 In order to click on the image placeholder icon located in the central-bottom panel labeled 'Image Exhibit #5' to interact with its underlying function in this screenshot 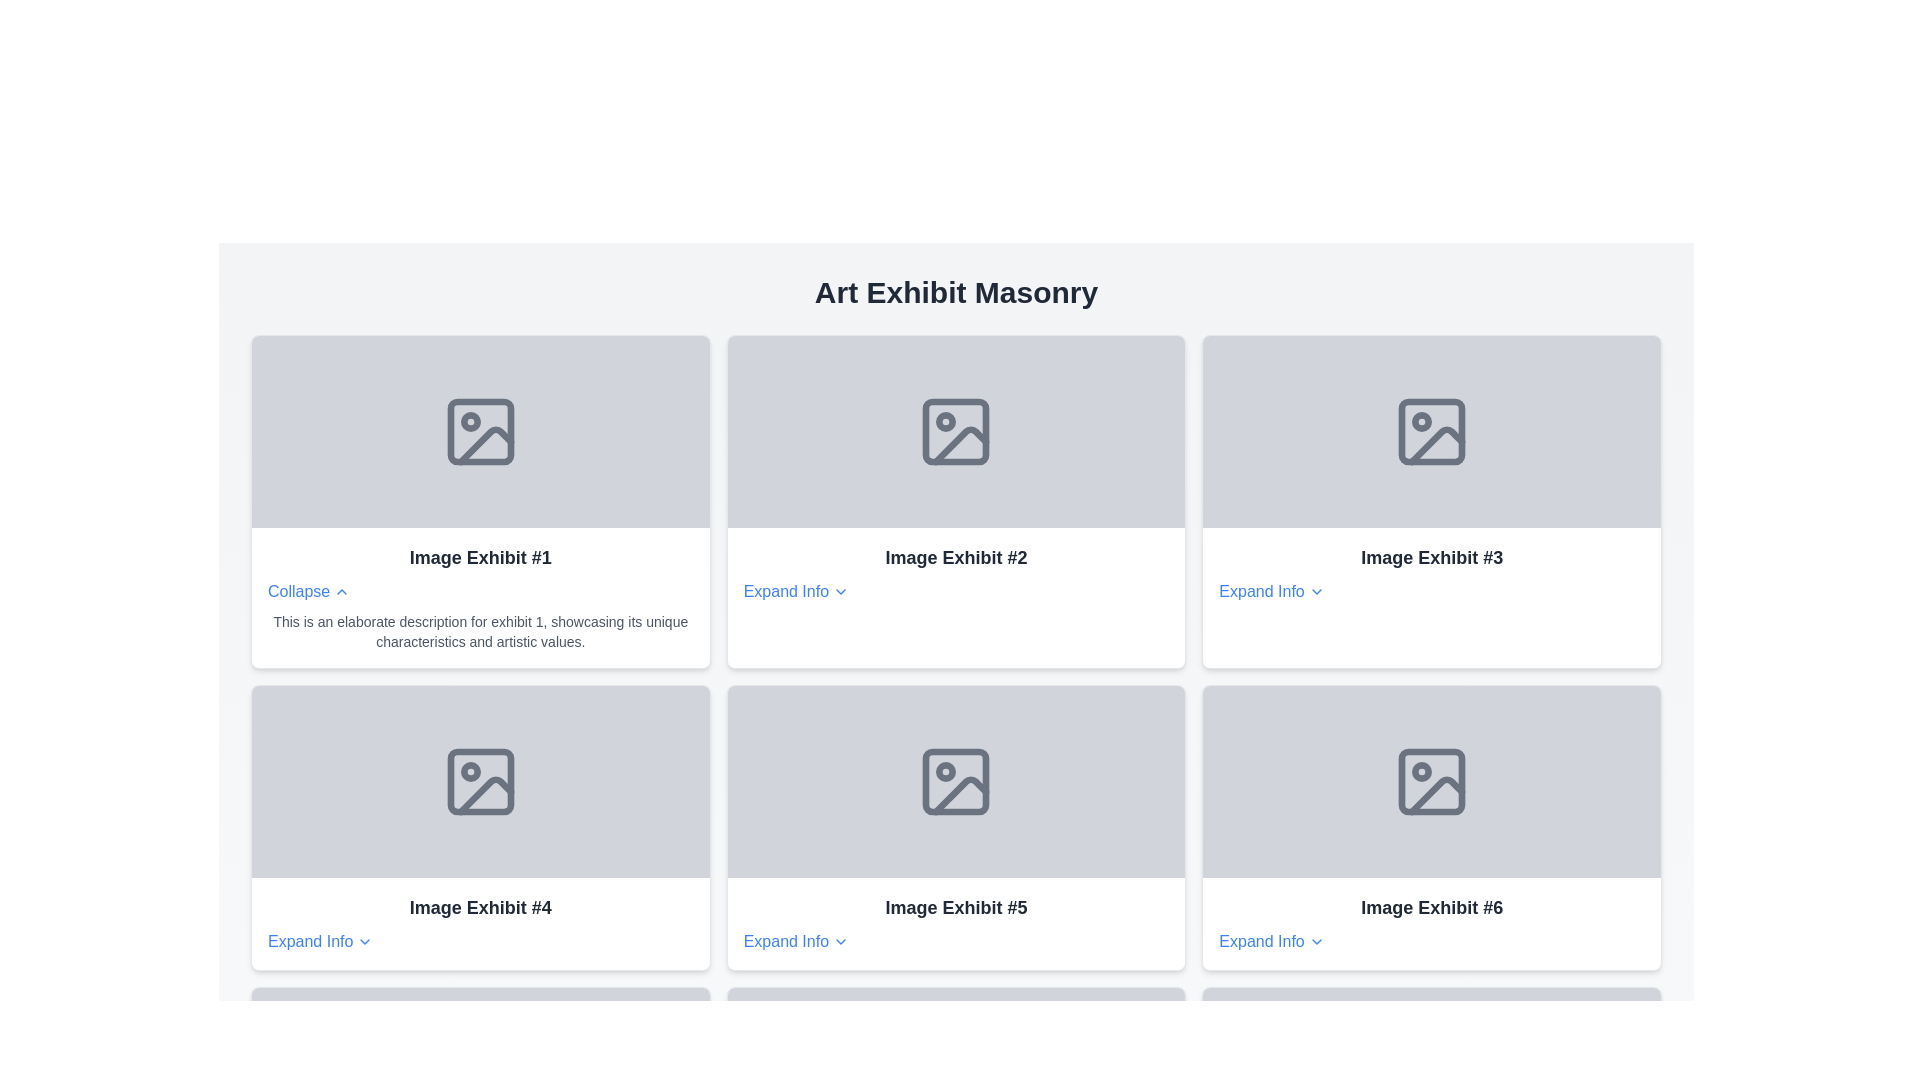, I will do `click(955, 781)`.